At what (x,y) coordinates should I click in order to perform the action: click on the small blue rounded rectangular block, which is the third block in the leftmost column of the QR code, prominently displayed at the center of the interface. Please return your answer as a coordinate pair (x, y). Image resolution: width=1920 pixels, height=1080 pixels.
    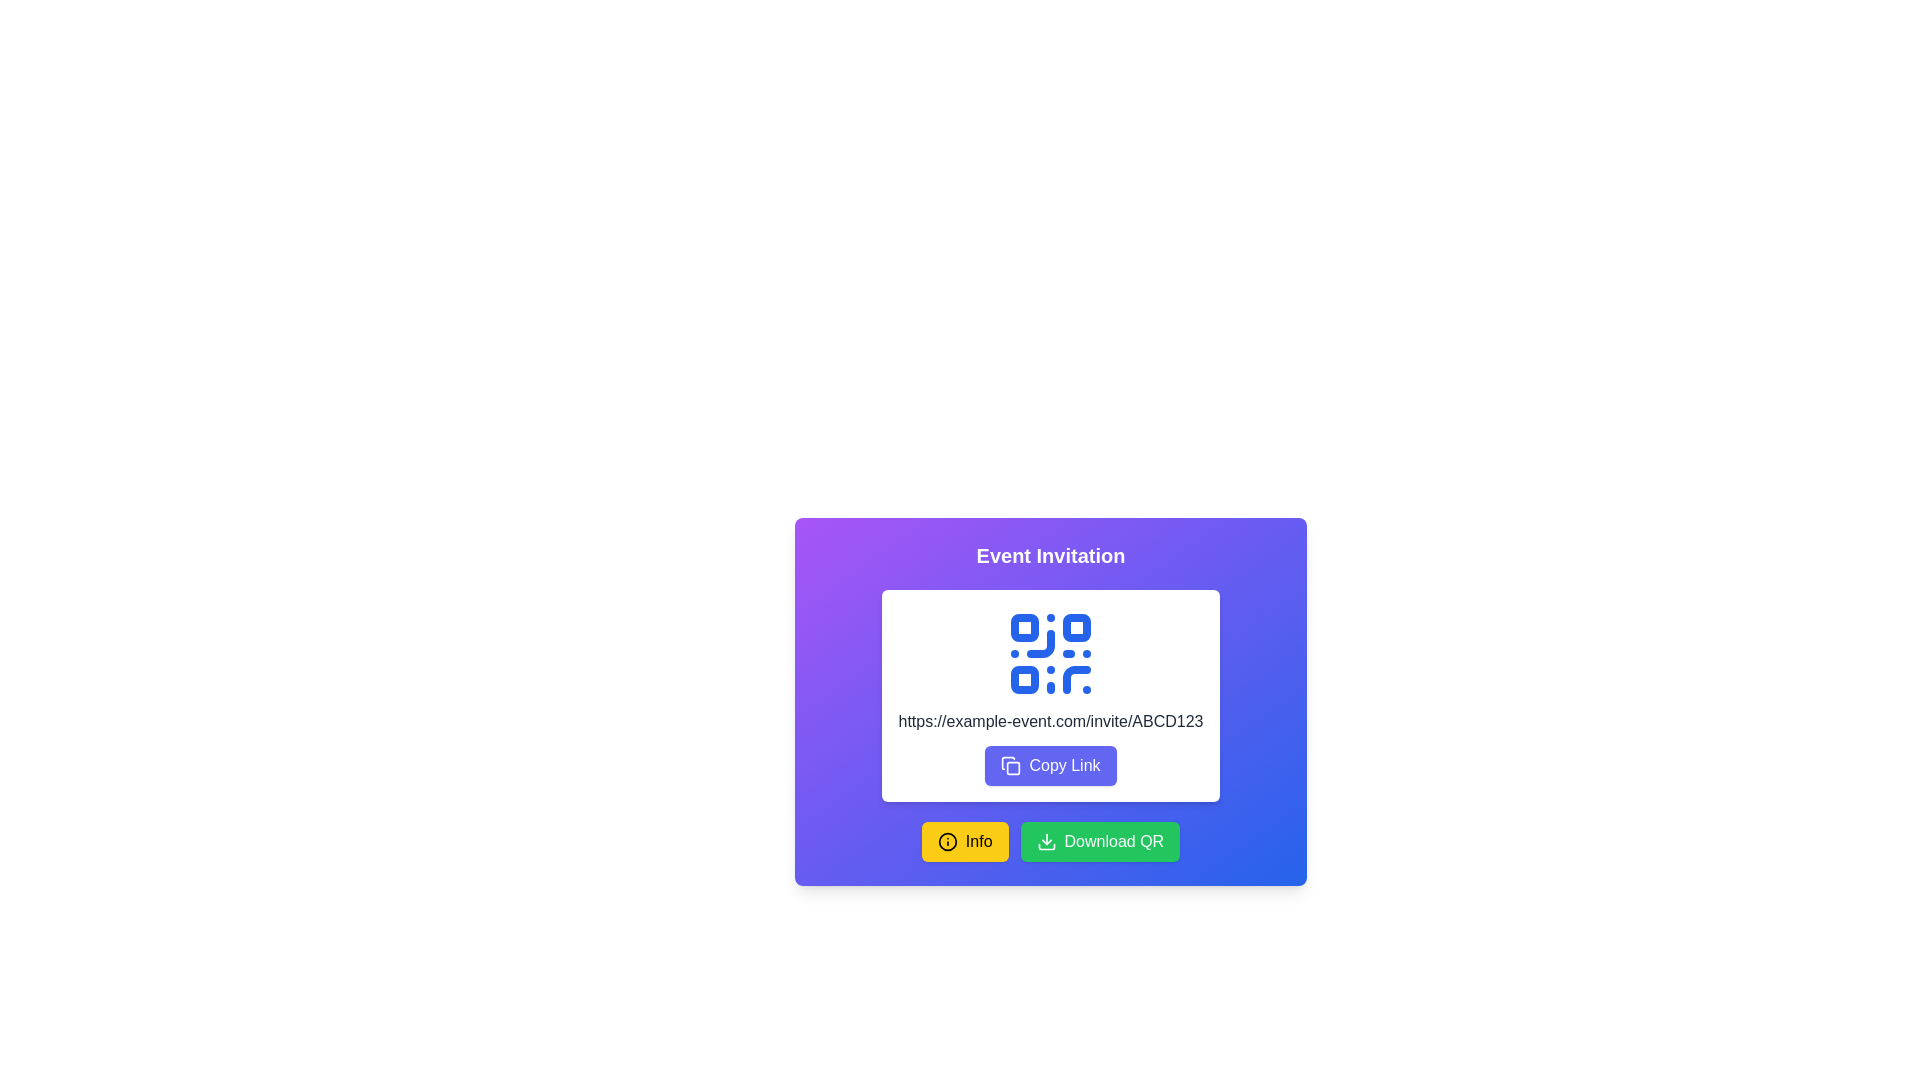
    Looking at the image, I should click on (1025, 678).